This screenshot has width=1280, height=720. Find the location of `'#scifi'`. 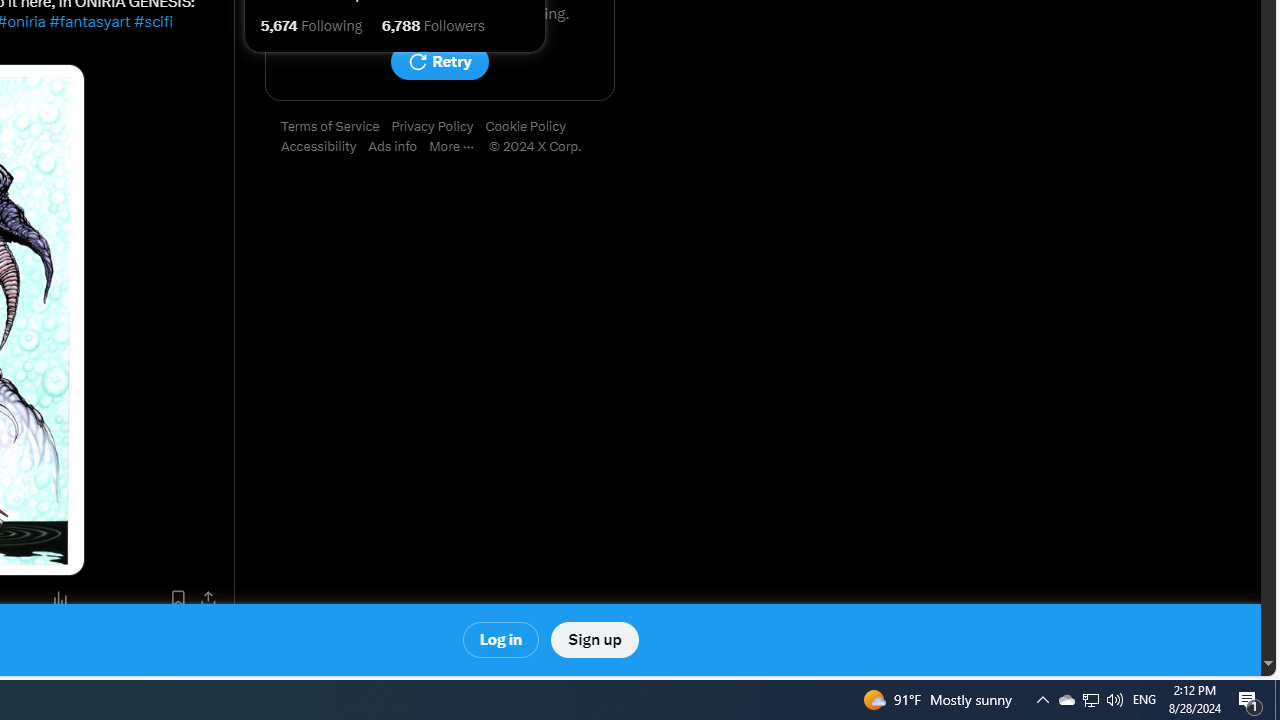

'#scifi' is located at coordinates (151, 22).